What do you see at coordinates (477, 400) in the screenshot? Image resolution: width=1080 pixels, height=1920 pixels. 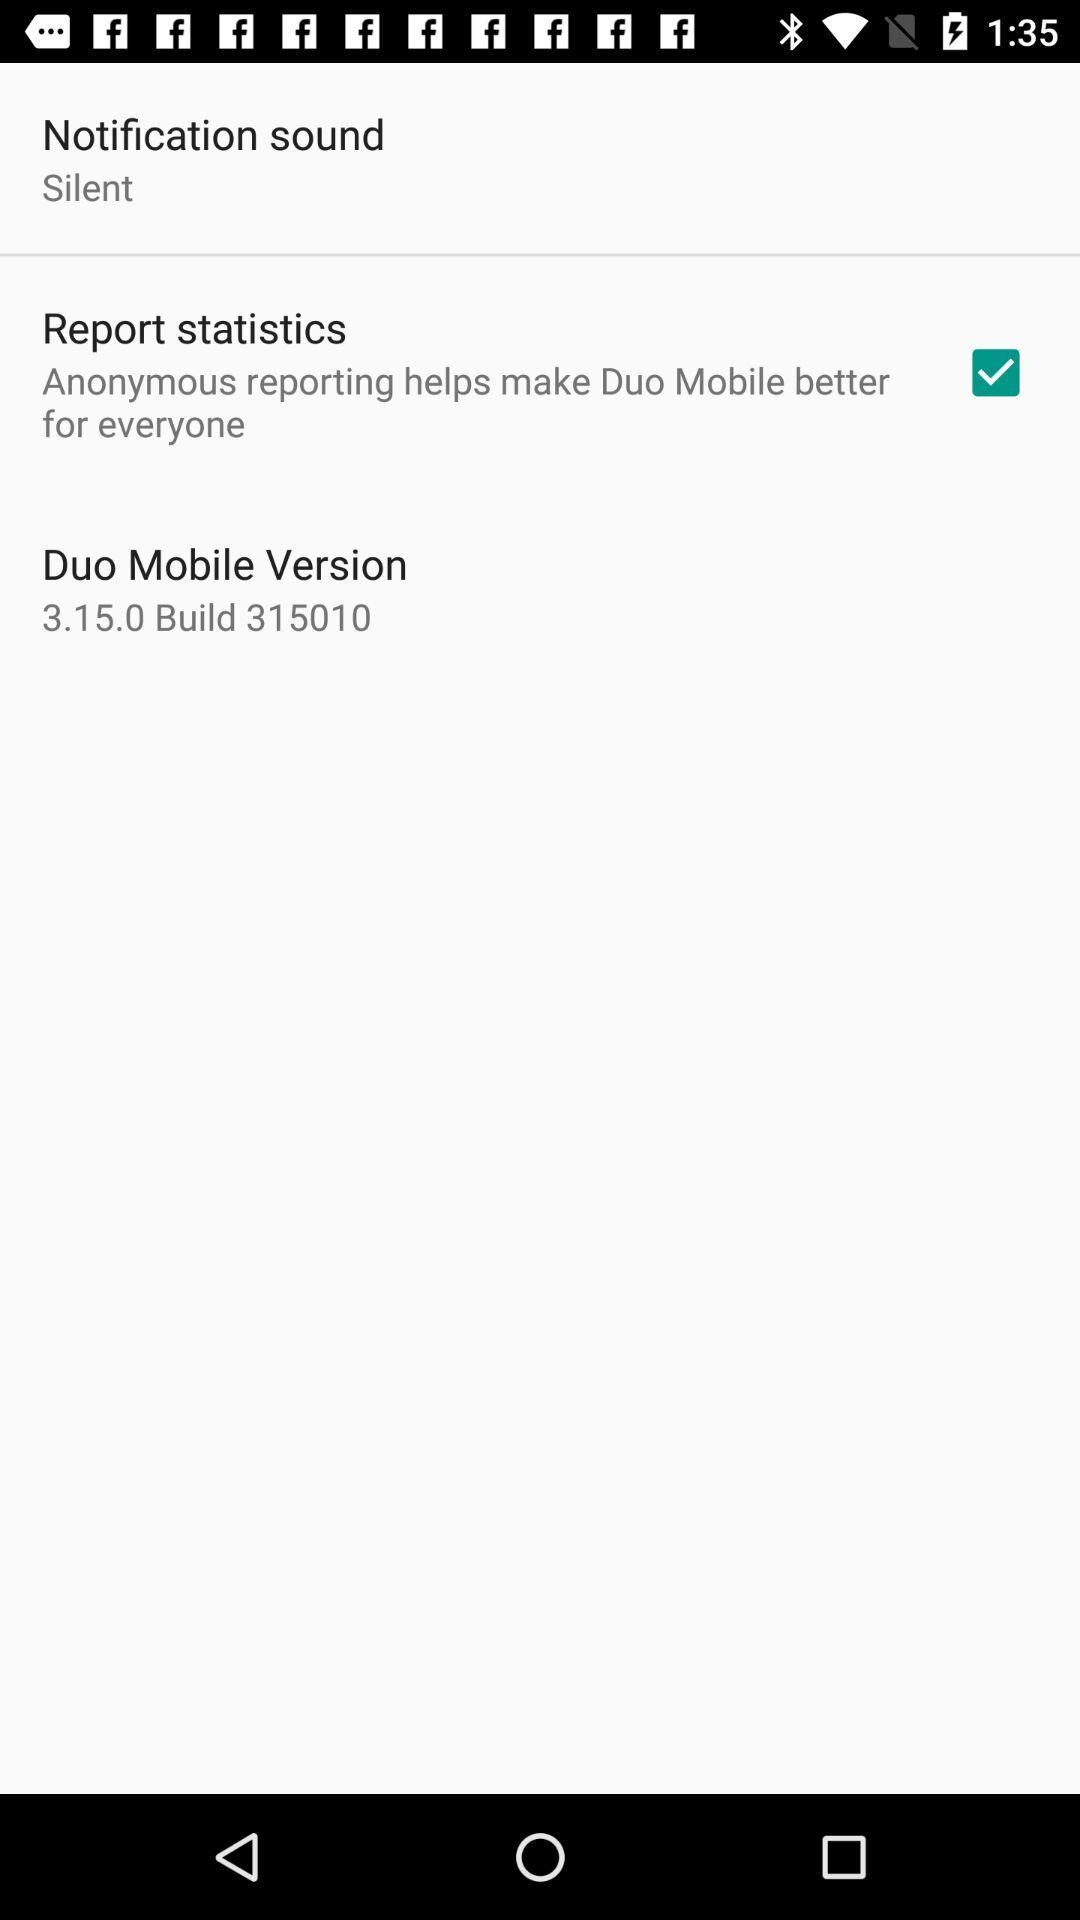 I see `the anonymous reporting helps item` at bounding box center [477, 400].